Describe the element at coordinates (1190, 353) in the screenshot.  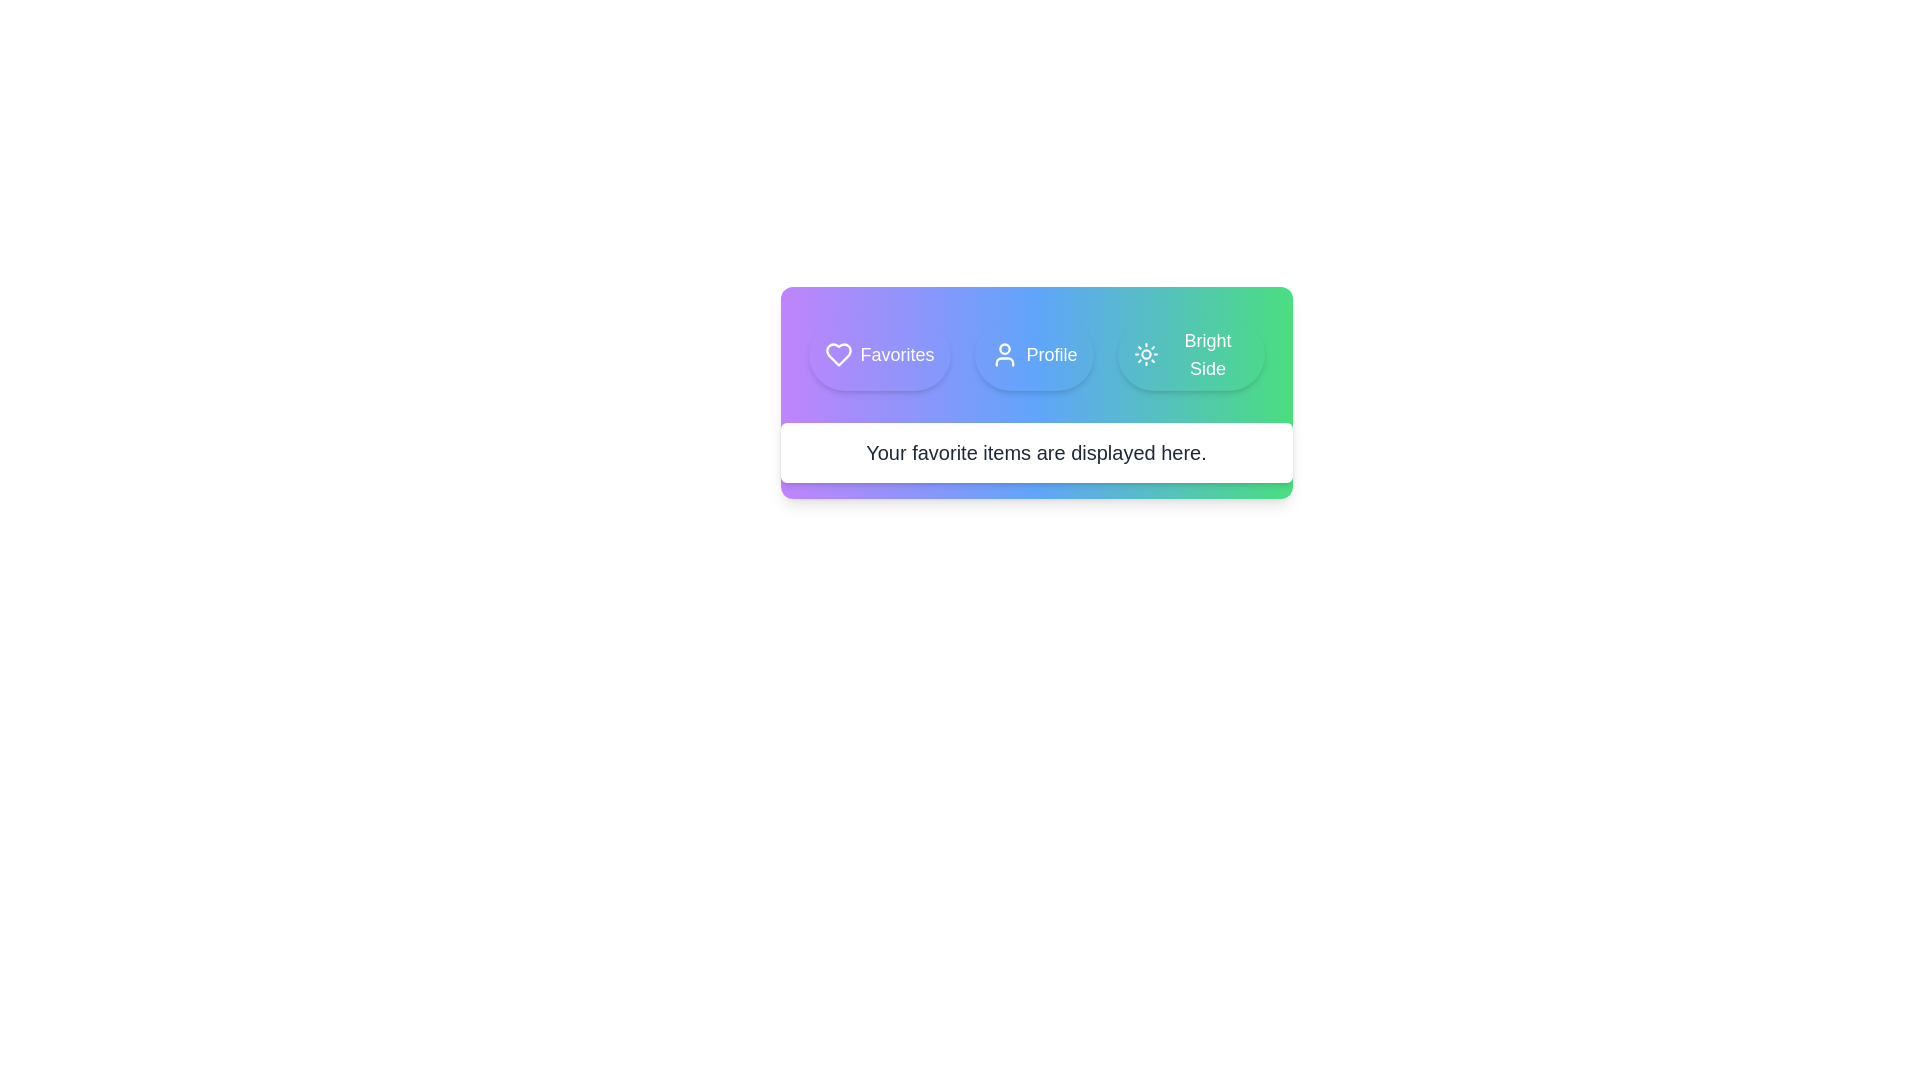
I see `the Bright Side tab to observe its hover effect` at that location.